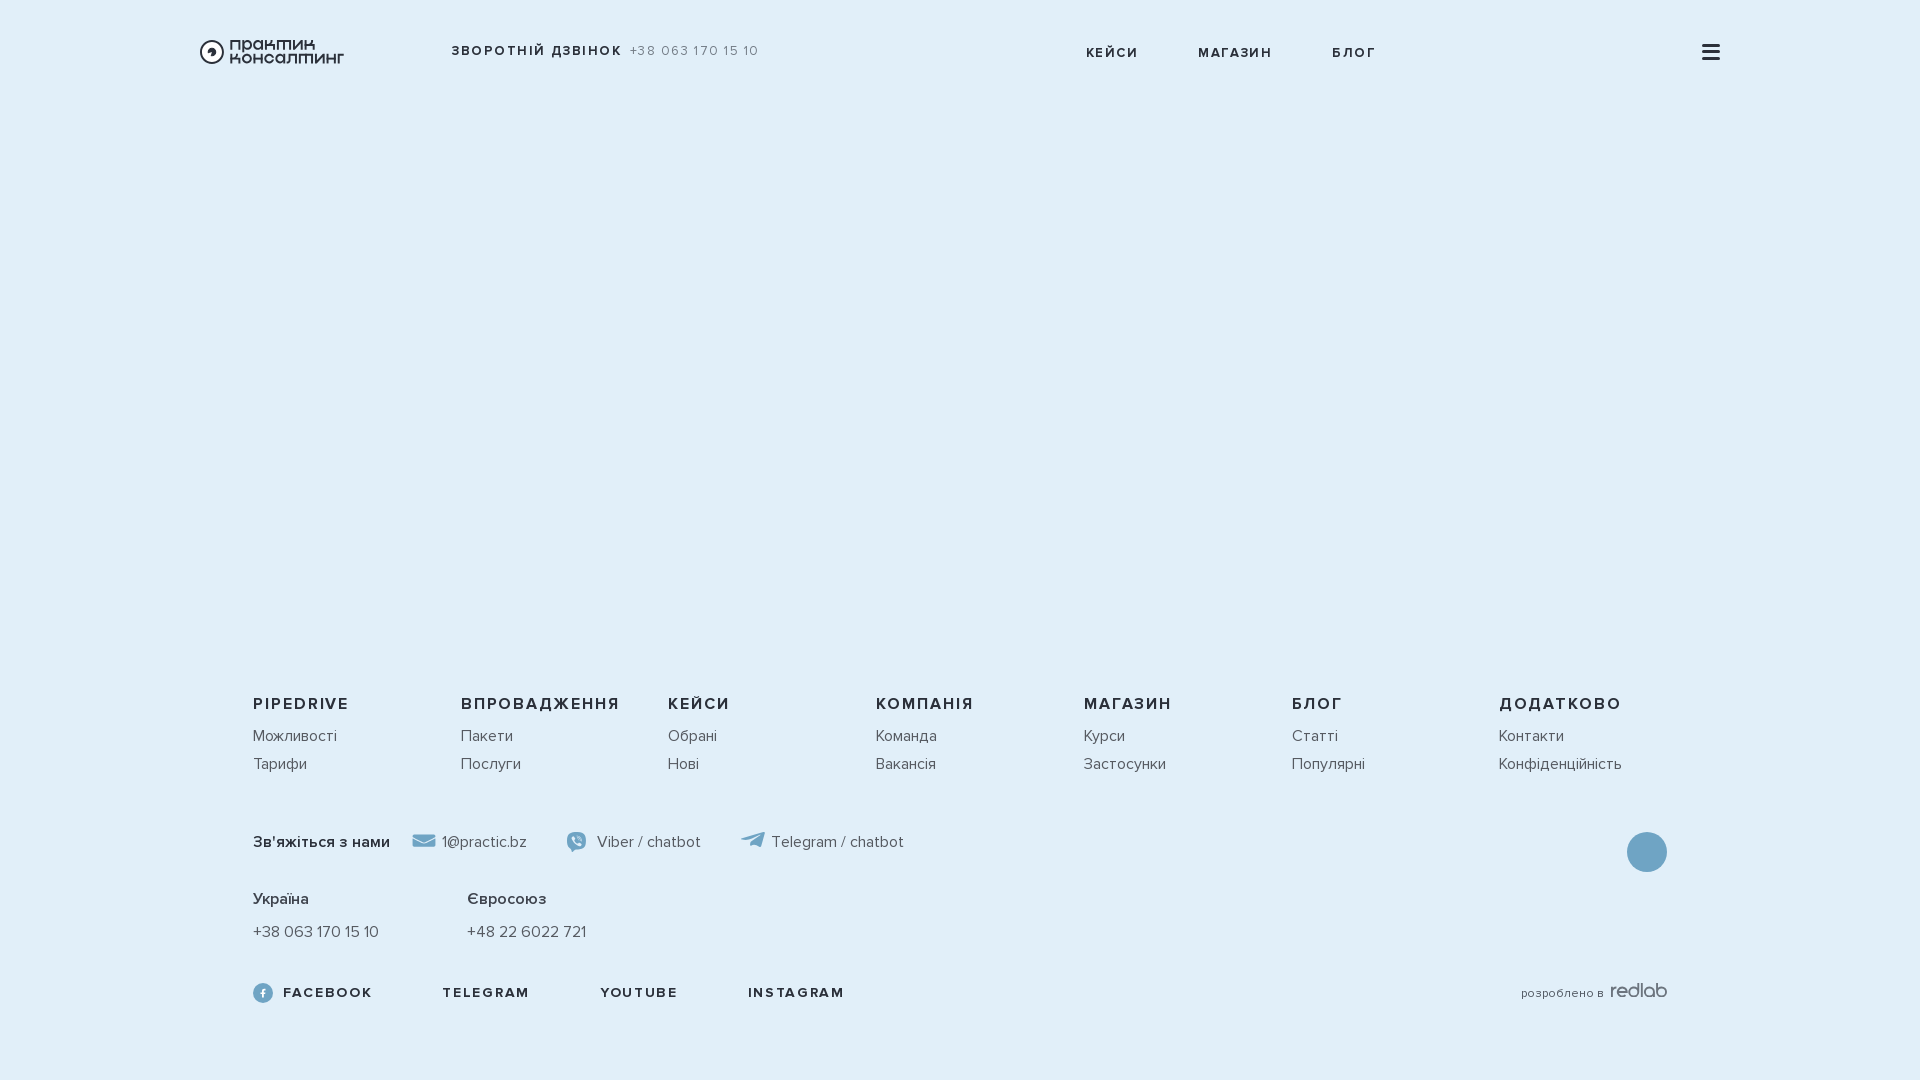  What do you see at coordinates (468, 842) in the screenshot?
I see `'1@practic.bz'` at bounding box center [468, 842].